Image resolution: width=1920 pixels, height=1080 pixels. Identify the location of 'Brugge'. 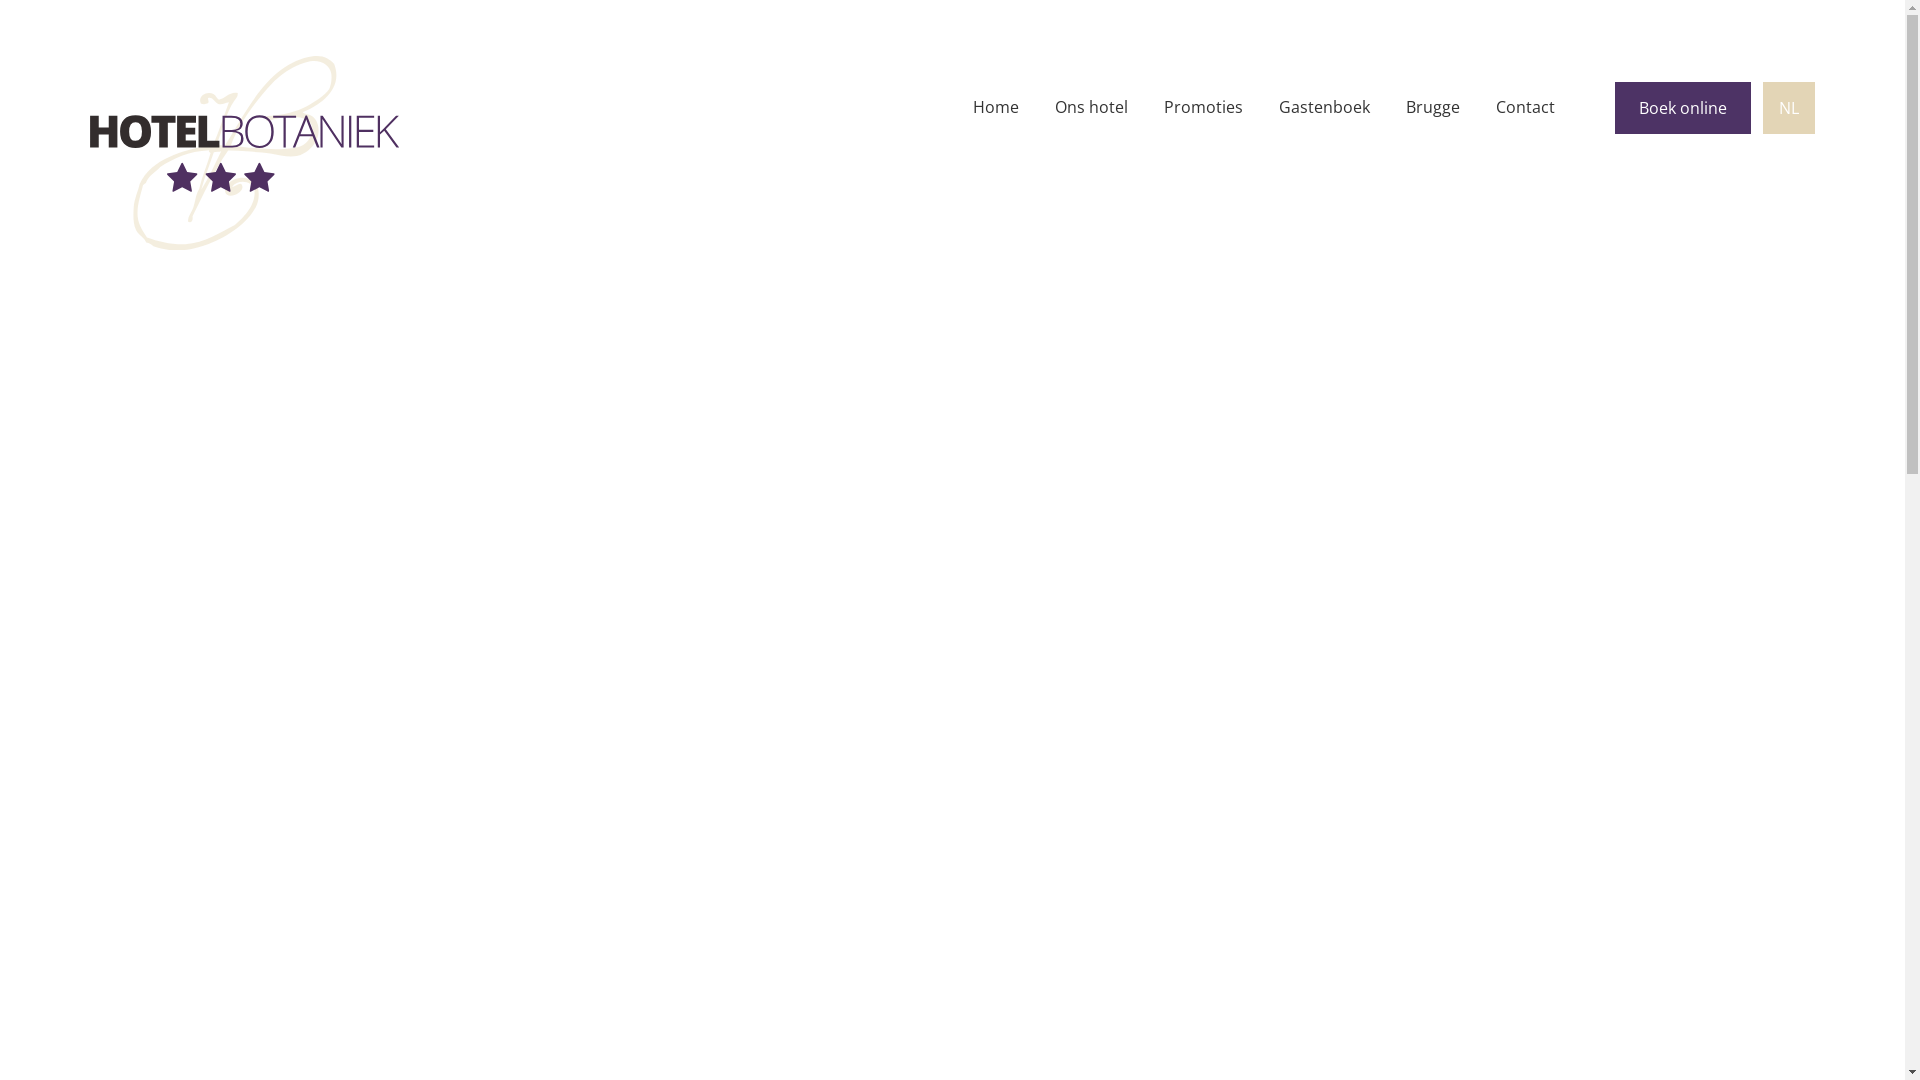
(1405, 108).